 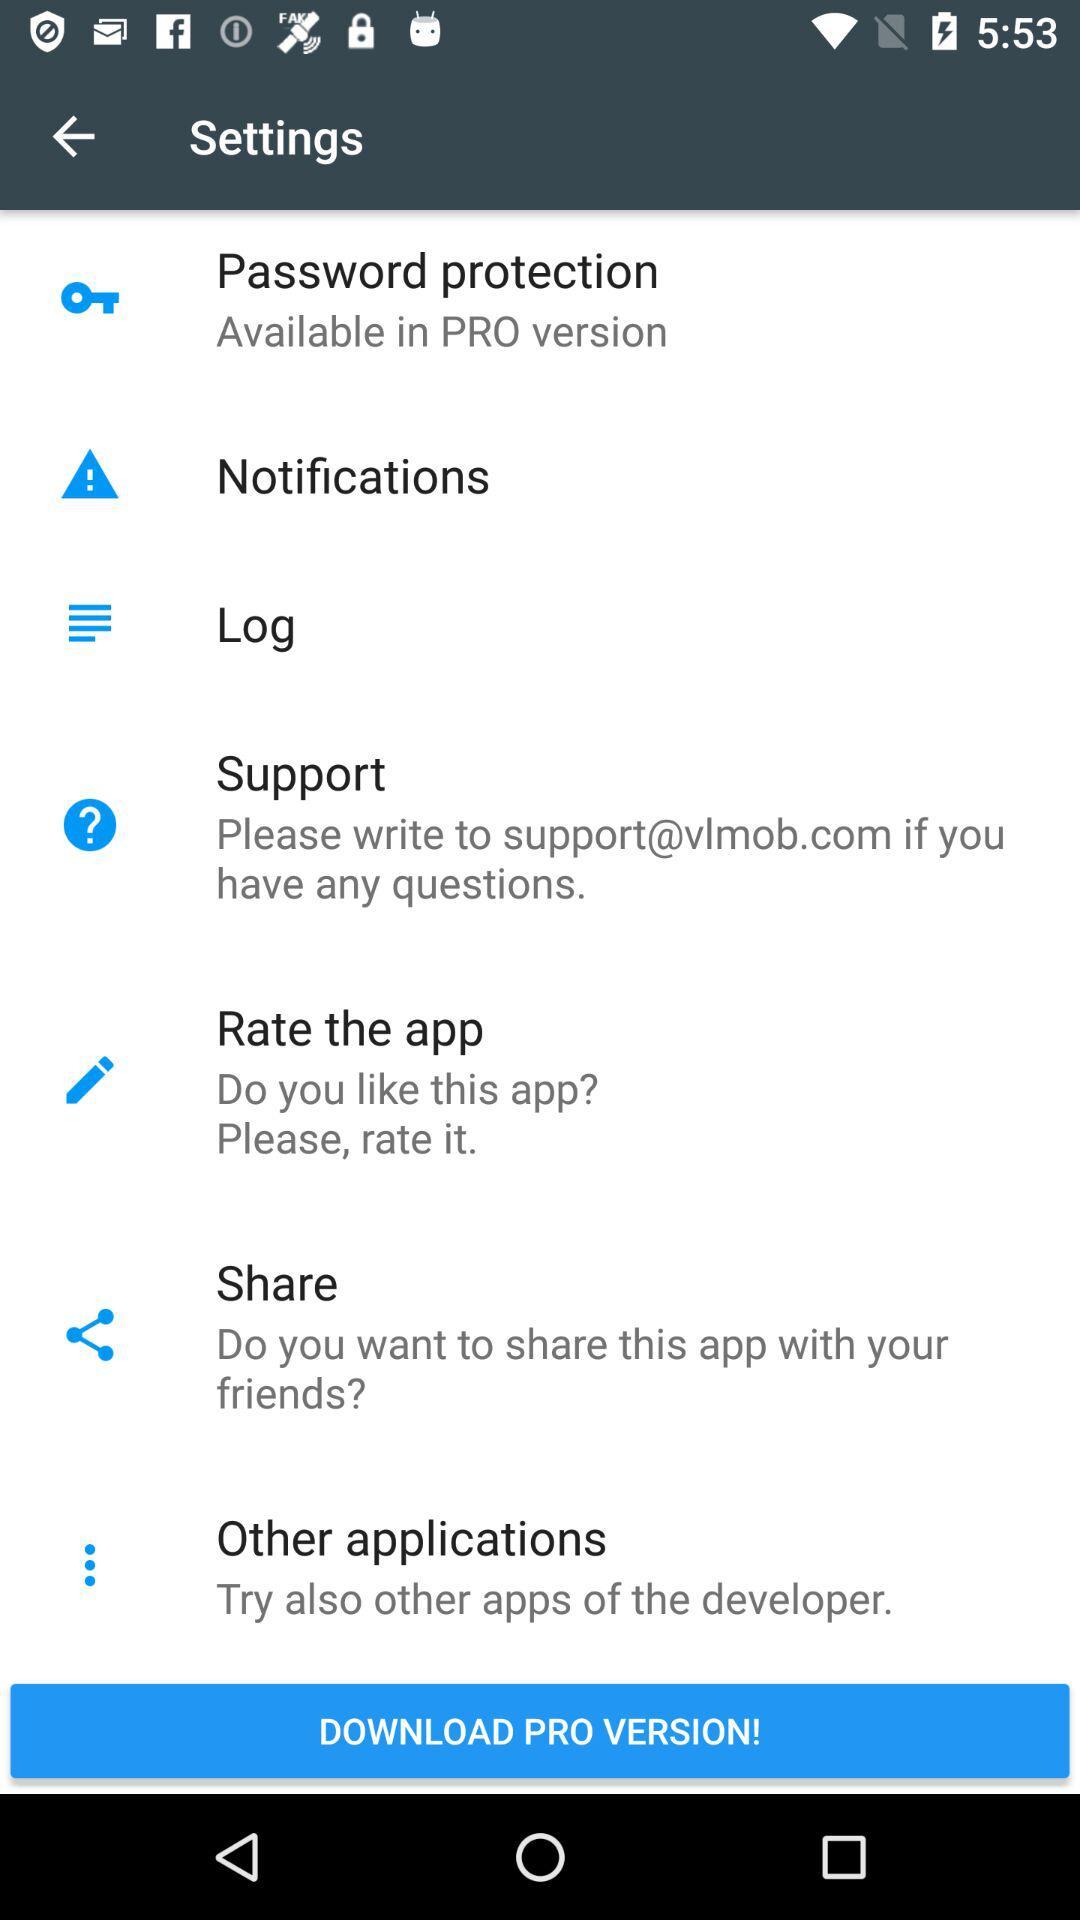 What do you see at coordinates (72, 135) in the screenshot?
I see `item to the left of settings icon` at bounding box center [72, 135].